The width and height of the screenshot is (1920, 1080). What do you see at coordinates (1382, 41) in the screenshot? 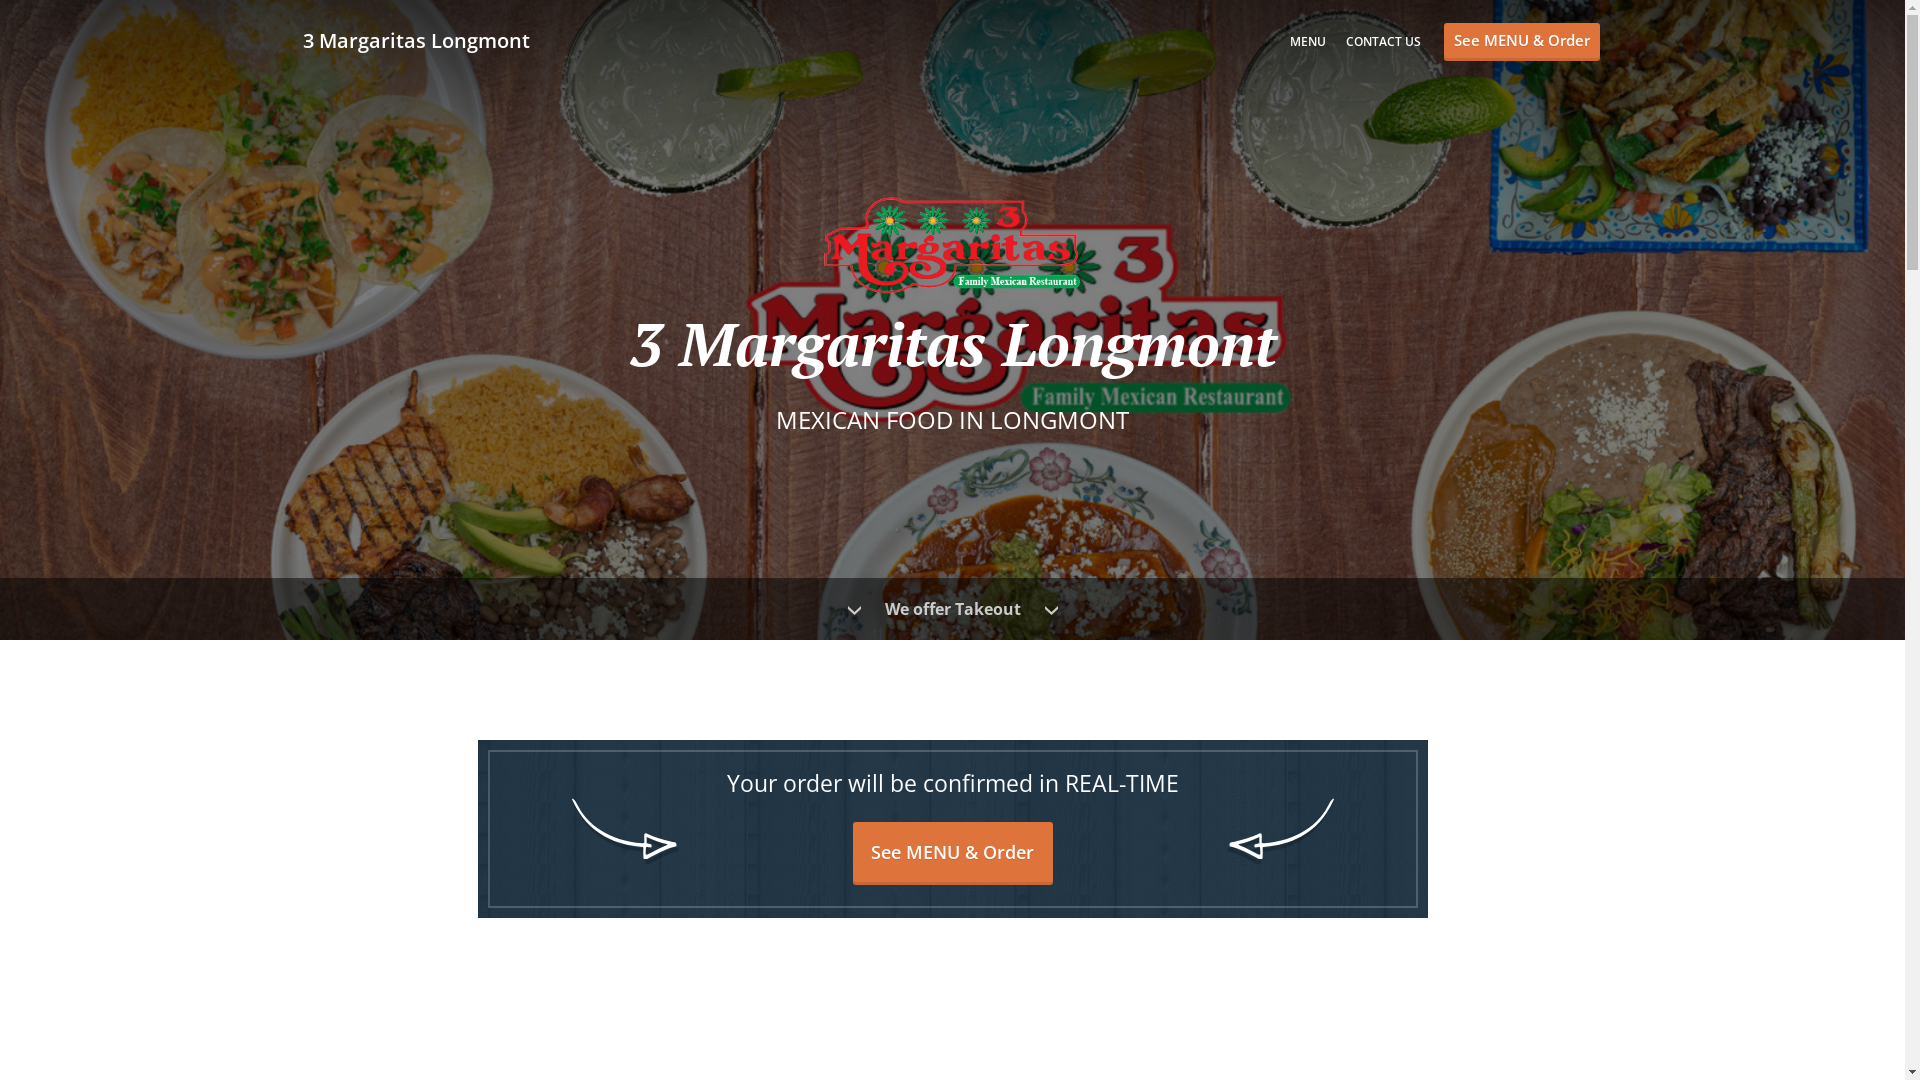
I see `'CONTACT US'` at bounding box center [1382, 41].